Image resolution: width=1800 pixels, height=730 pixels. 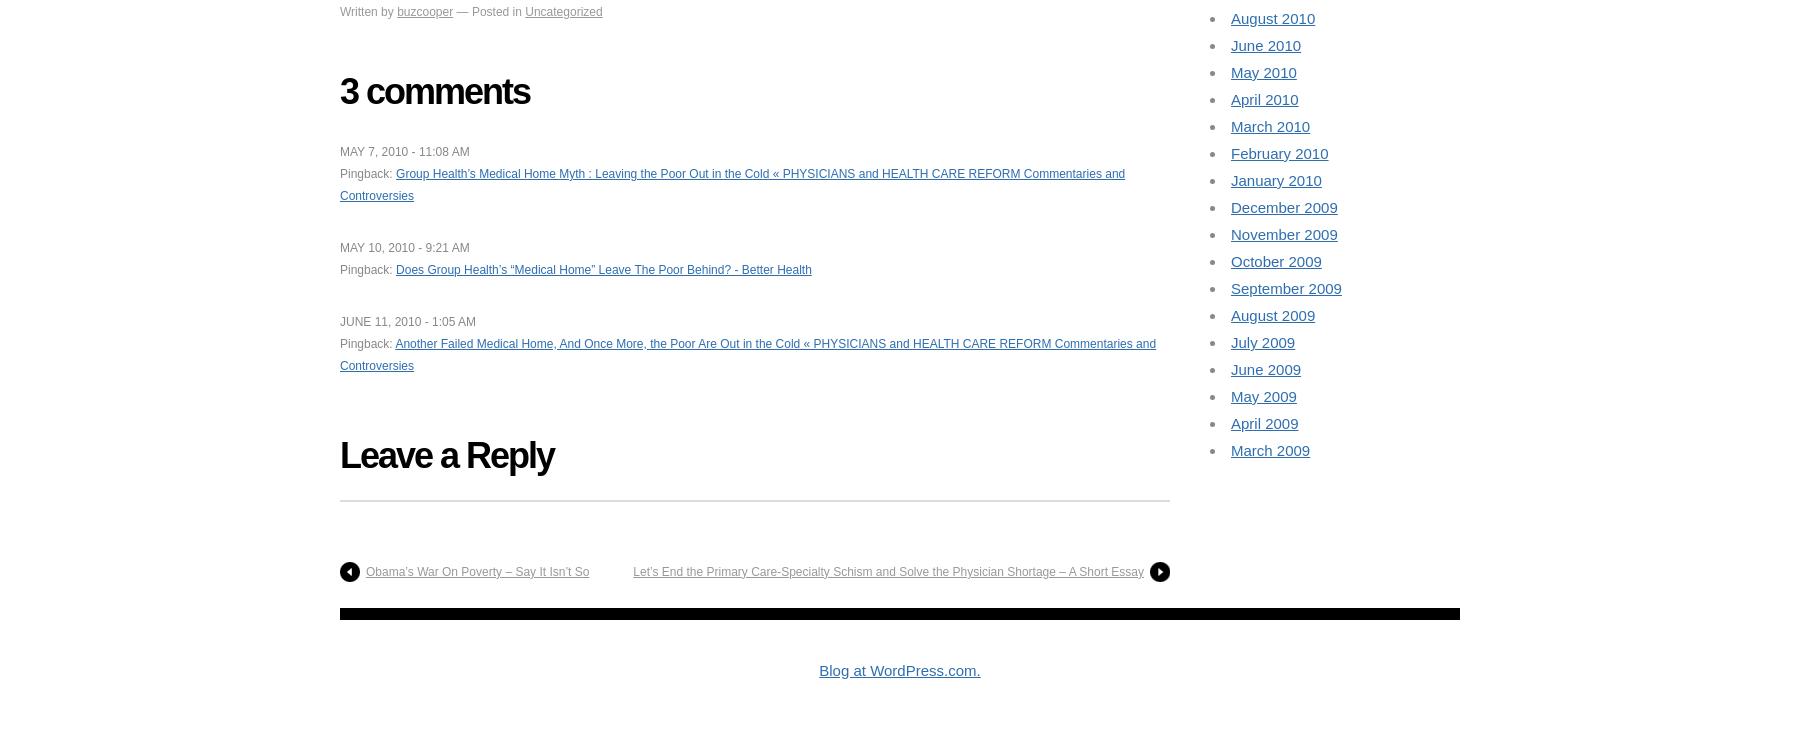 I want to click on 'August 2009', so click(x=1272, y=315).